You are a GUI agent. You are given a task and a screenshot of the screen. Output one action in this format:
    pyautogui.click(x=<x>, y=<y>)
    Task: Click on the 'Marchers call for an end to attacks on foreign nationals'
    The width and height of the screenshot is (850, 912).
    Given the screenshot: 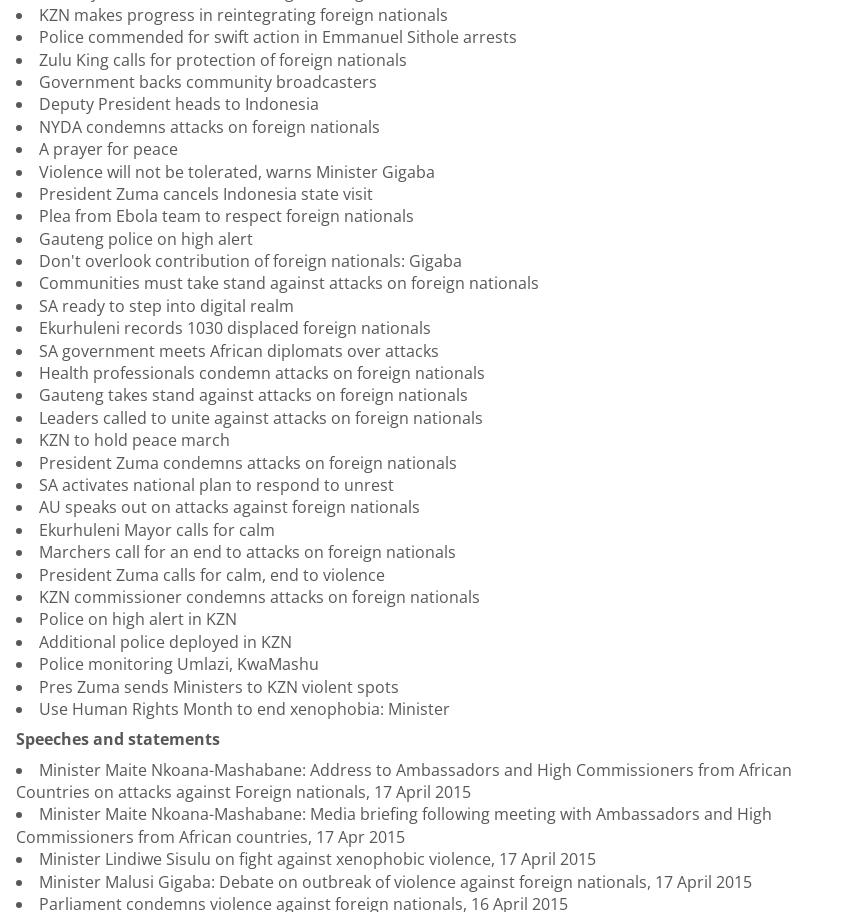 What is the action you would take?
    pyautogui.click(x=247, y=552)
    